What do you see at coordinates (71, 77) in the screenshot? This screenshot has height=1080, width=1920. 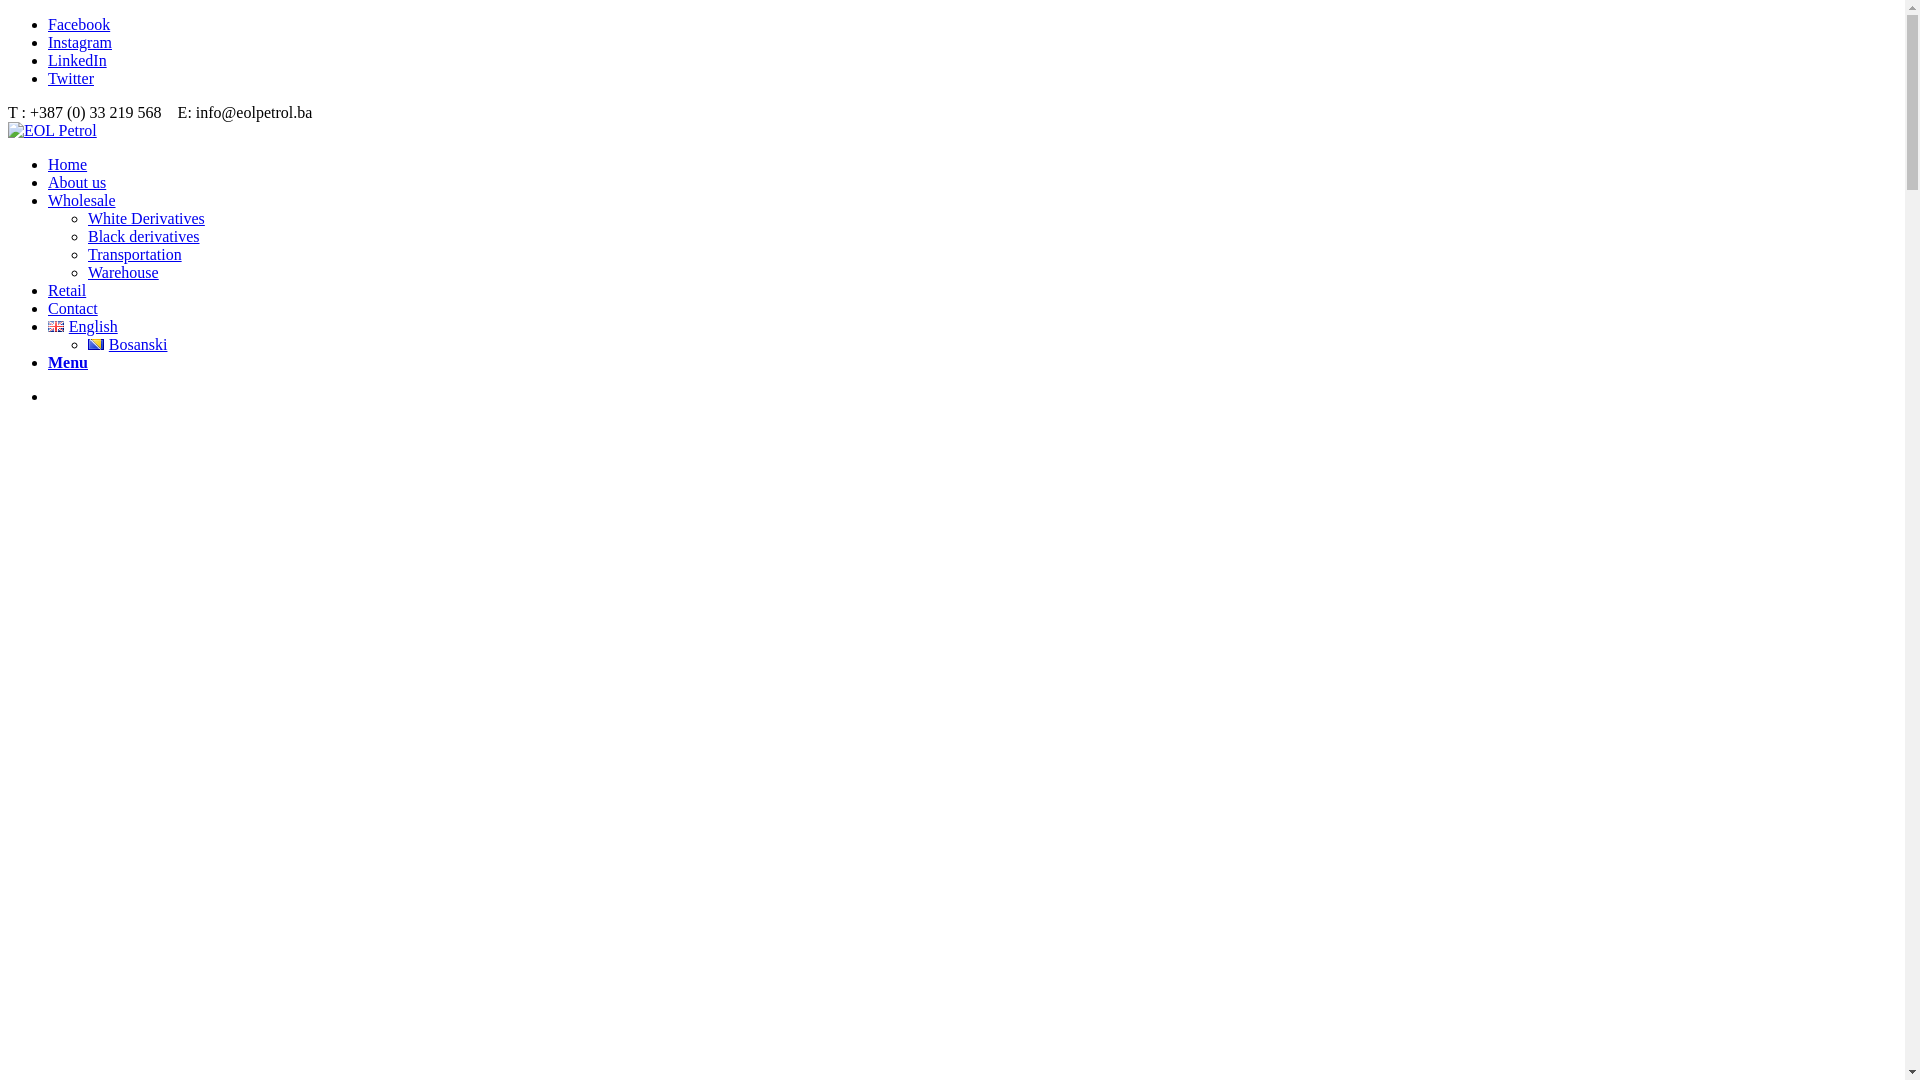 I see `'Twitter'` at bounding box center [71, 77].